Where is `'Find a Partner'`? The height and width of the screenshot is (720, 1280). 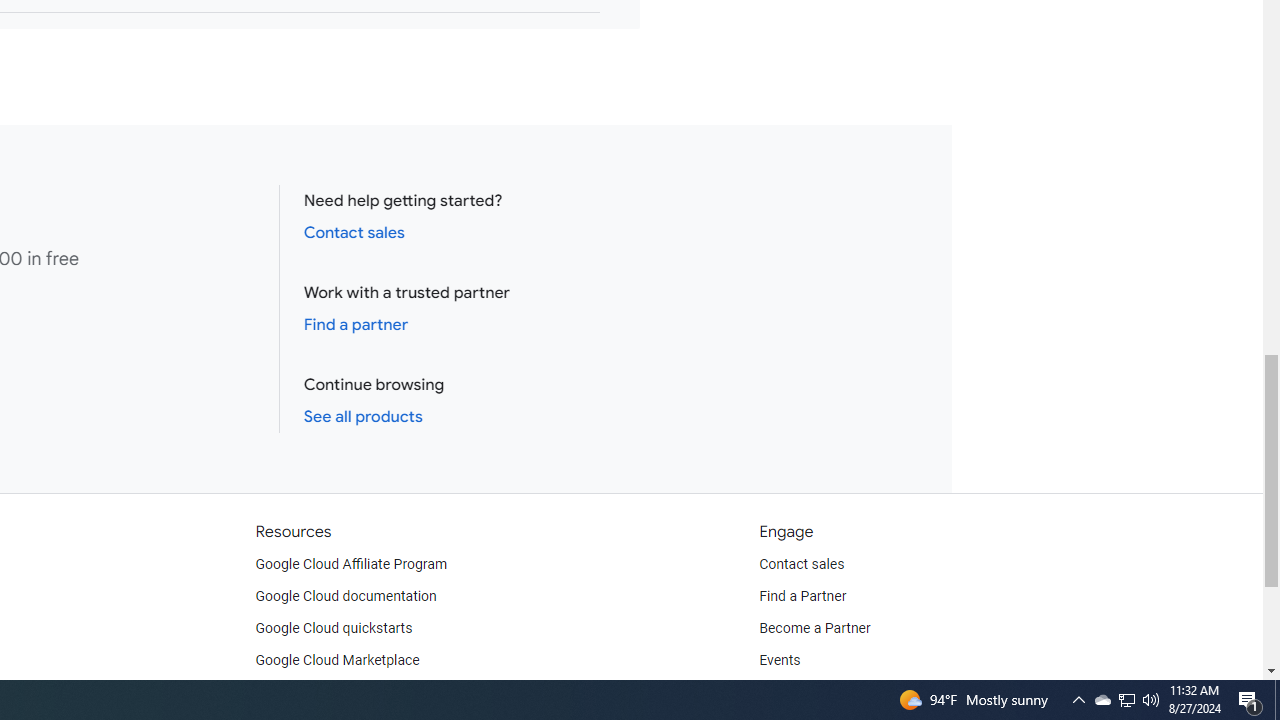
'Find a Partner' is located at coordinates (803, 595).